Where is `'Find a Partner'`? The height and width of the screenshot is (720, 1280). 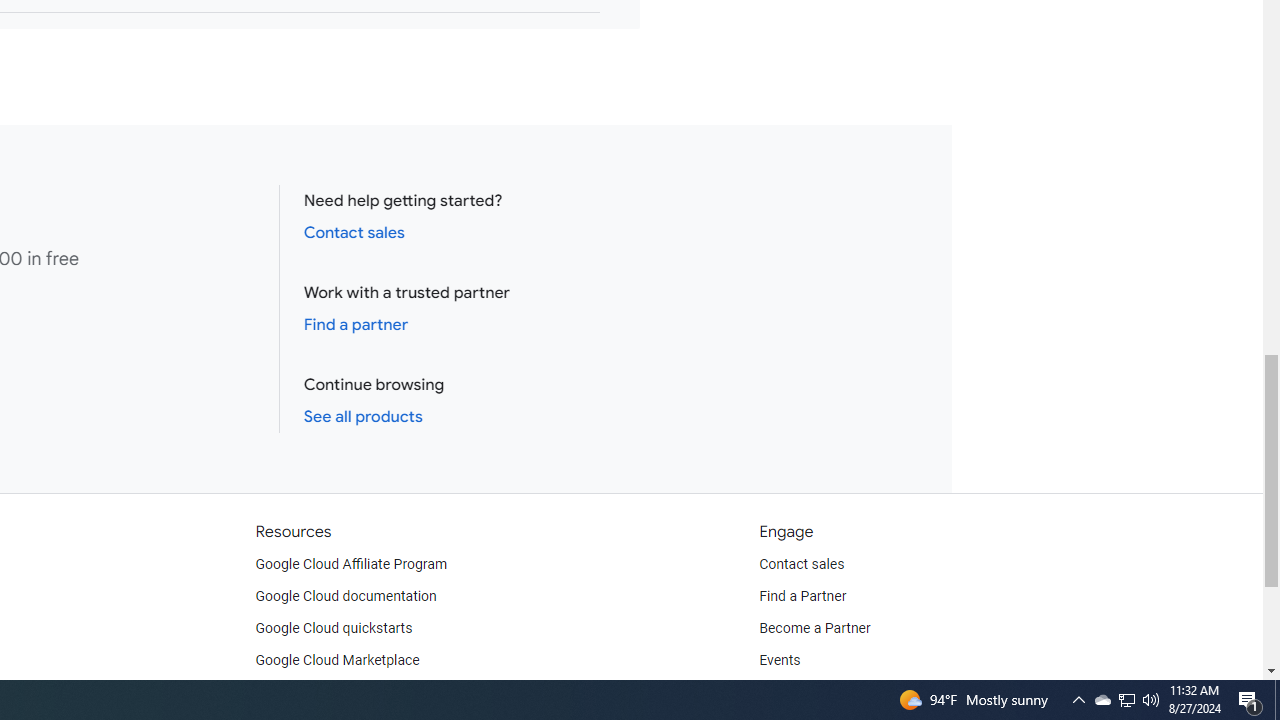
'Find a Partner' is located at coordinates (803, 595).